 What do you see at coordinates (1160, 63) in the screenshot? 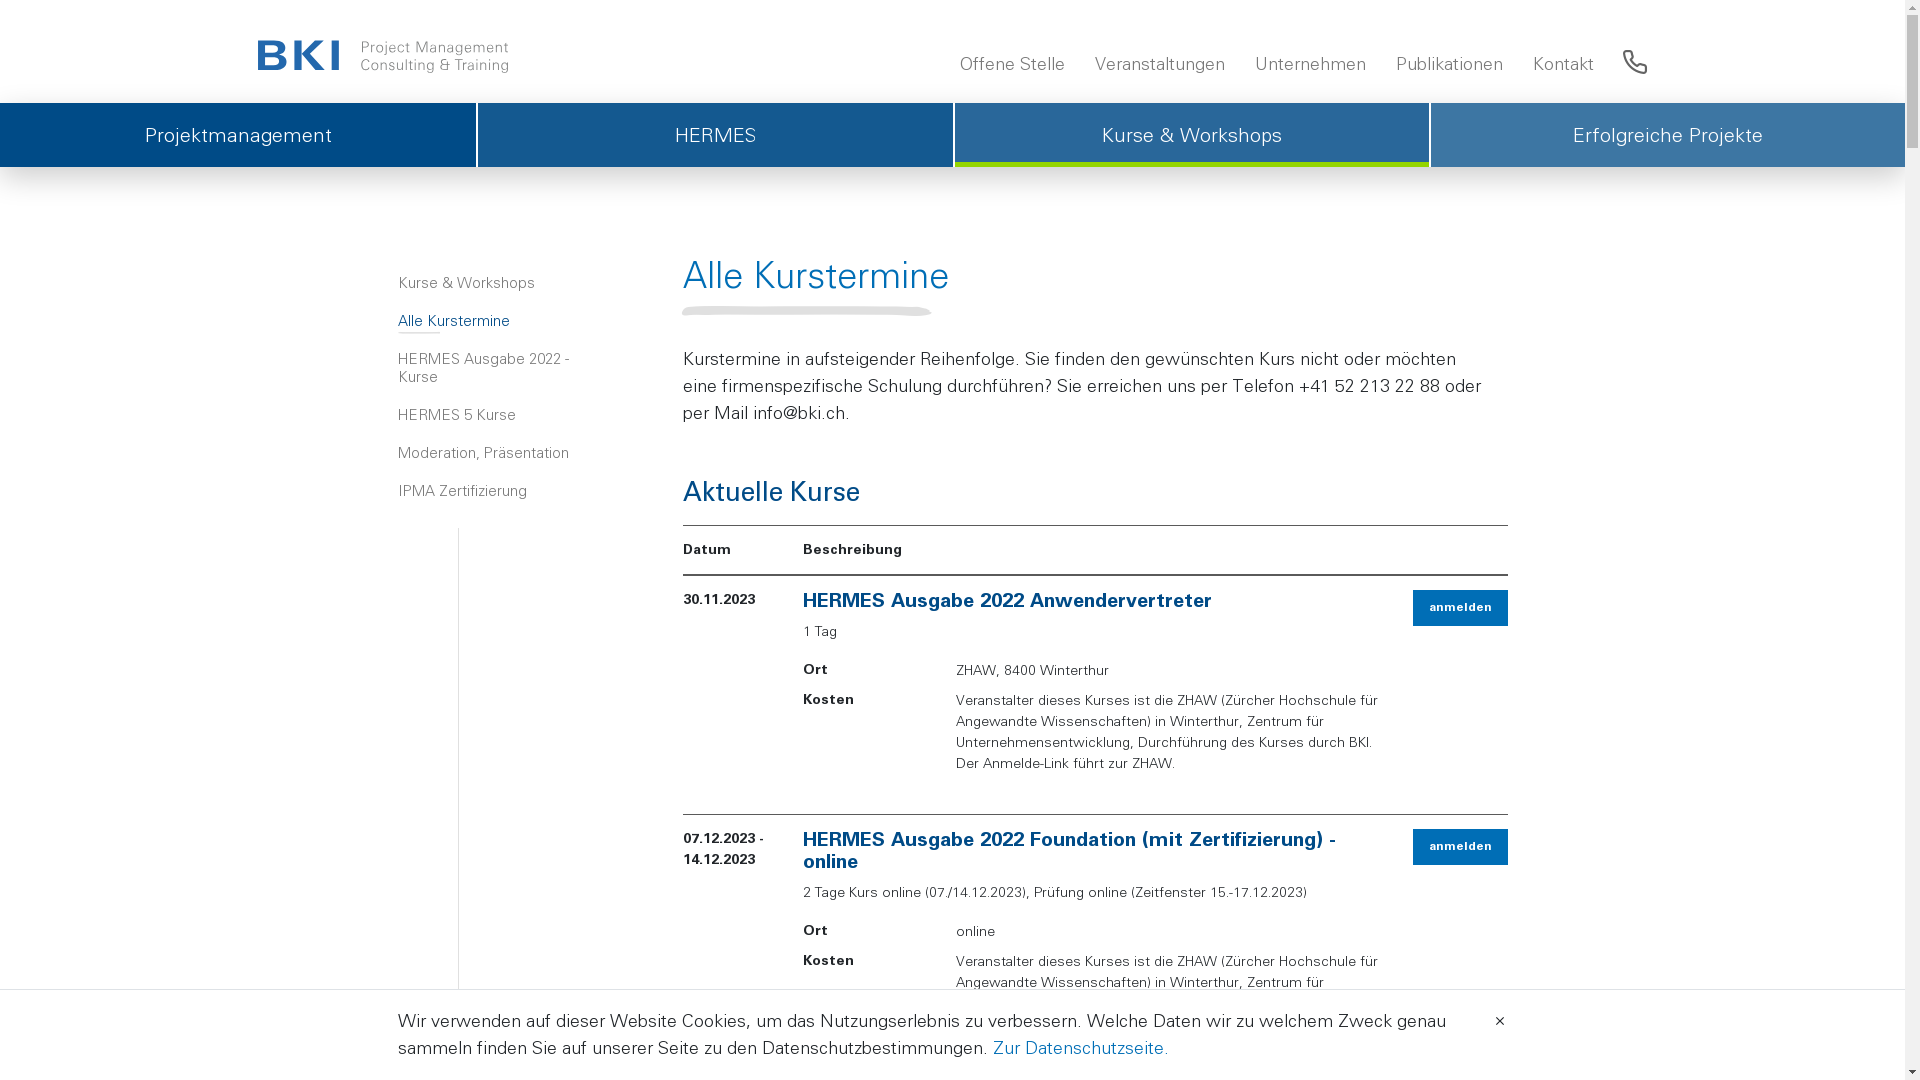
I see `'Veranstaltungen'` at bounding box center [1160, 63].